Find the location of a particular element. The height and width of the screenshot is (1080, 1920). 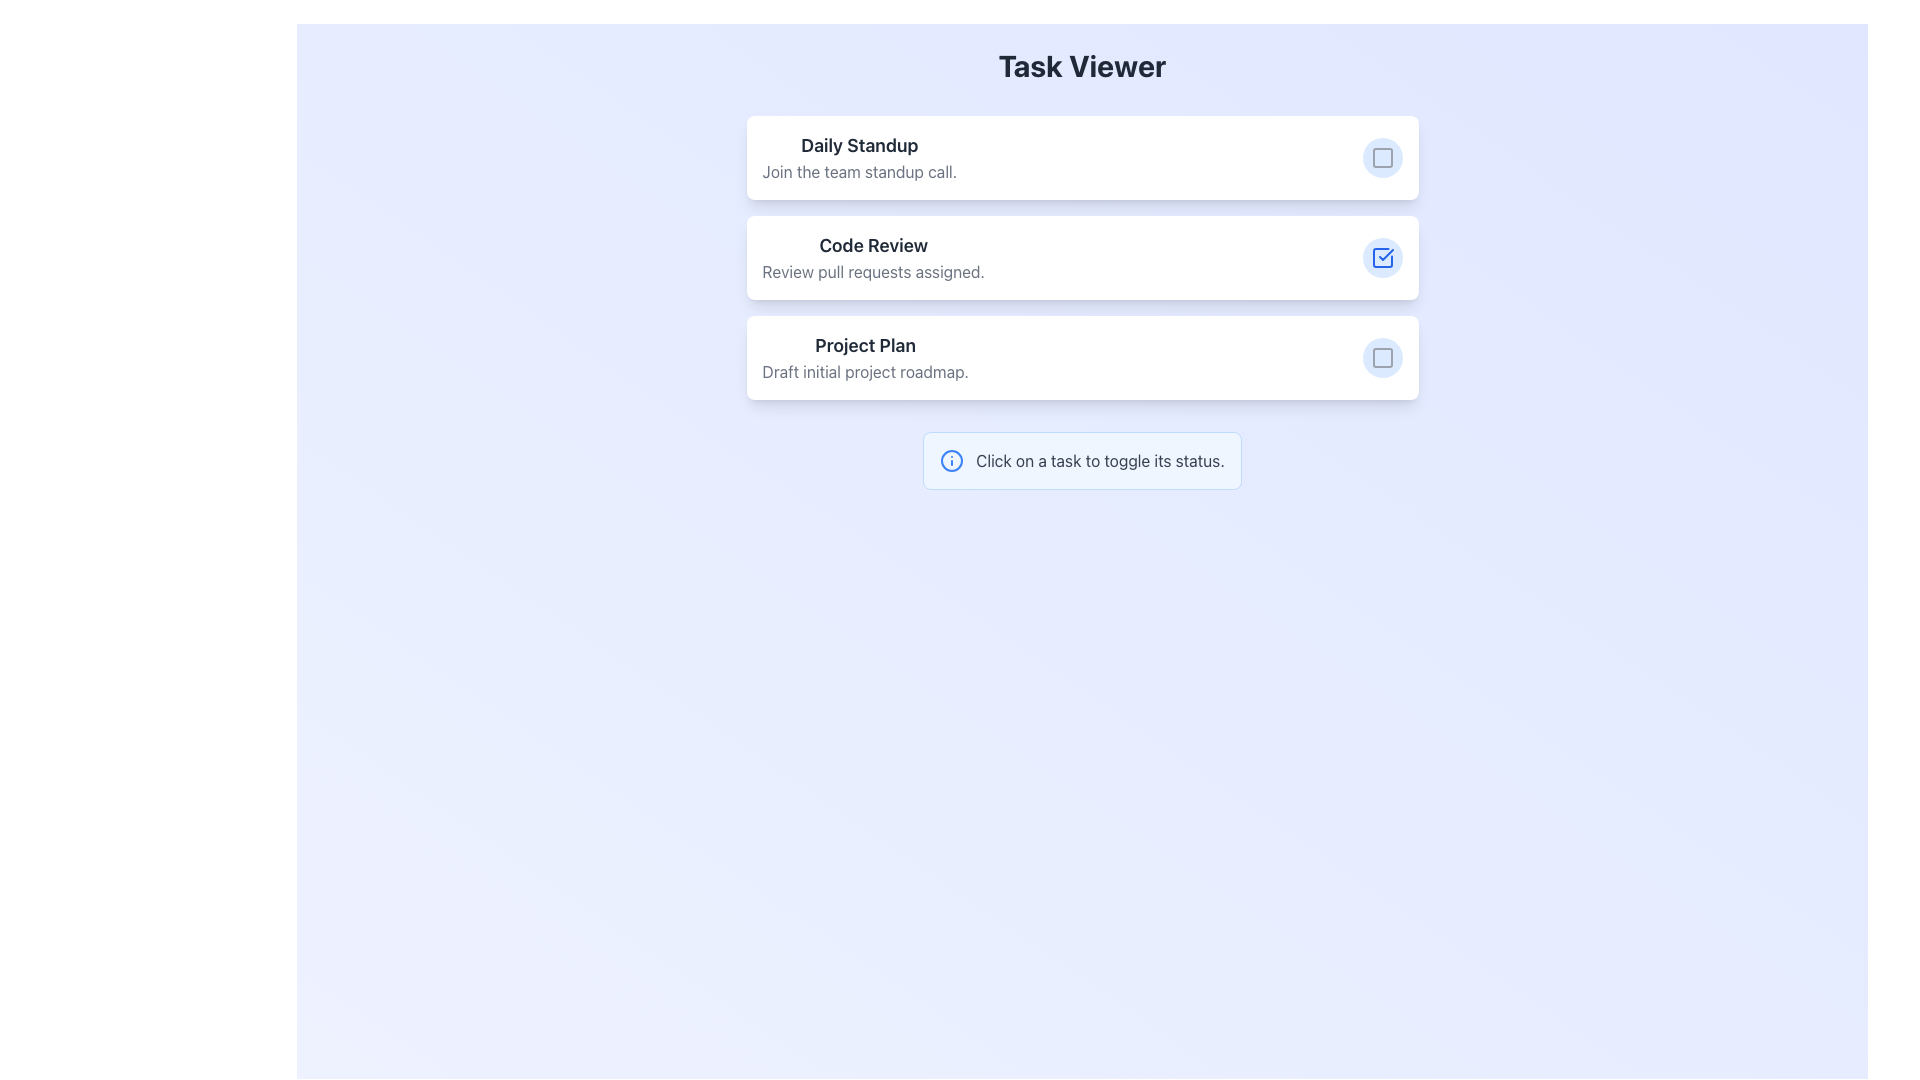

the text label that says 'Join the team standup call.' which is styled in gray and positioned directly below the bold title 'Daily Standup.' is located at coordinates (859, 171).